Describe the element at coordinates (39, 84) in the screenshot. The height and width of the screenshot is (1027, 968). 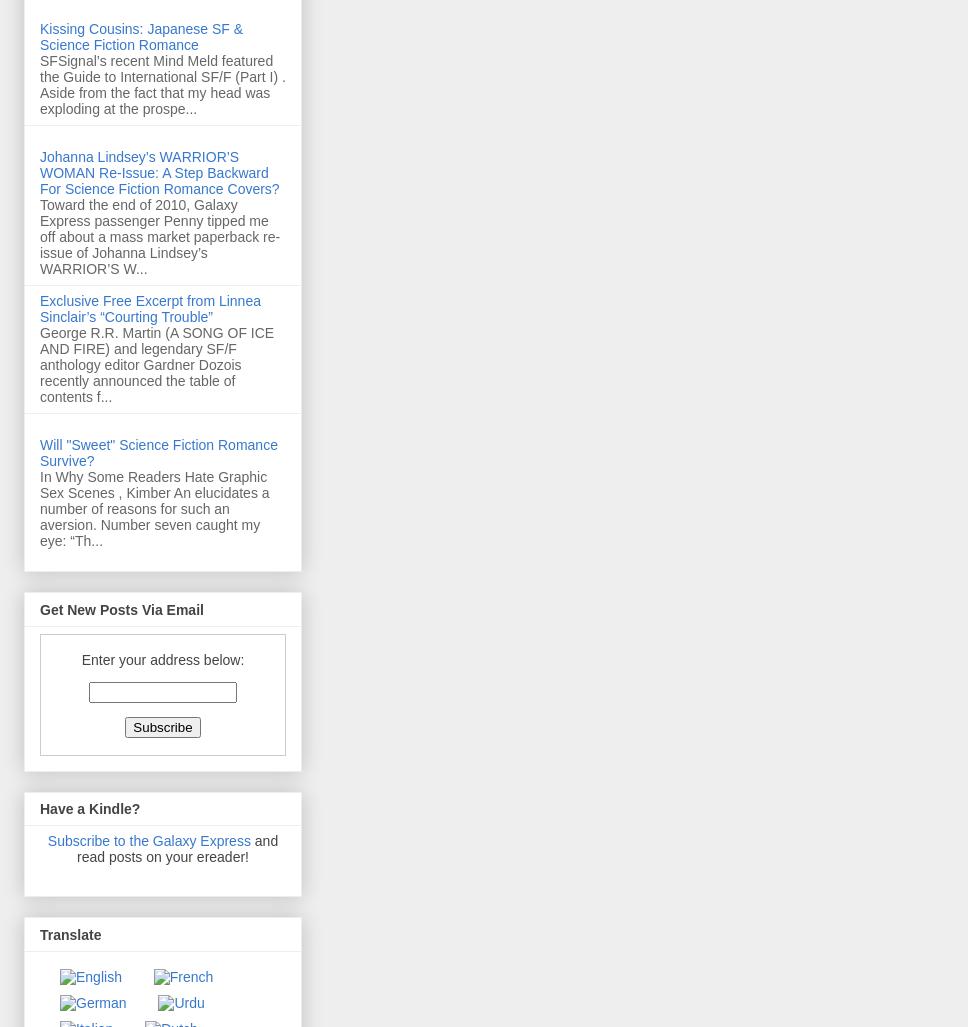
I see `'SFSignal’s recent Mind Meld featured the Guide to International SF/F (Part I) . Aside from the fact that my head was exploding at the prospe...'` at that location.